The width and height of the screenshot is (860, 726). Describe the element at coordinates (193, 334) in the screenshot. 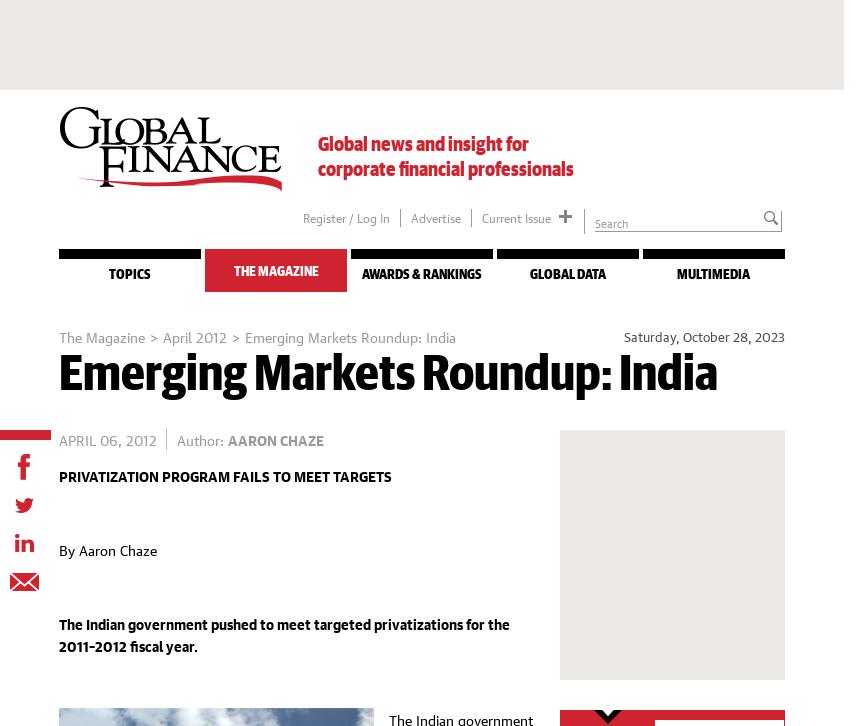

I see `'April 2012'` at that location.